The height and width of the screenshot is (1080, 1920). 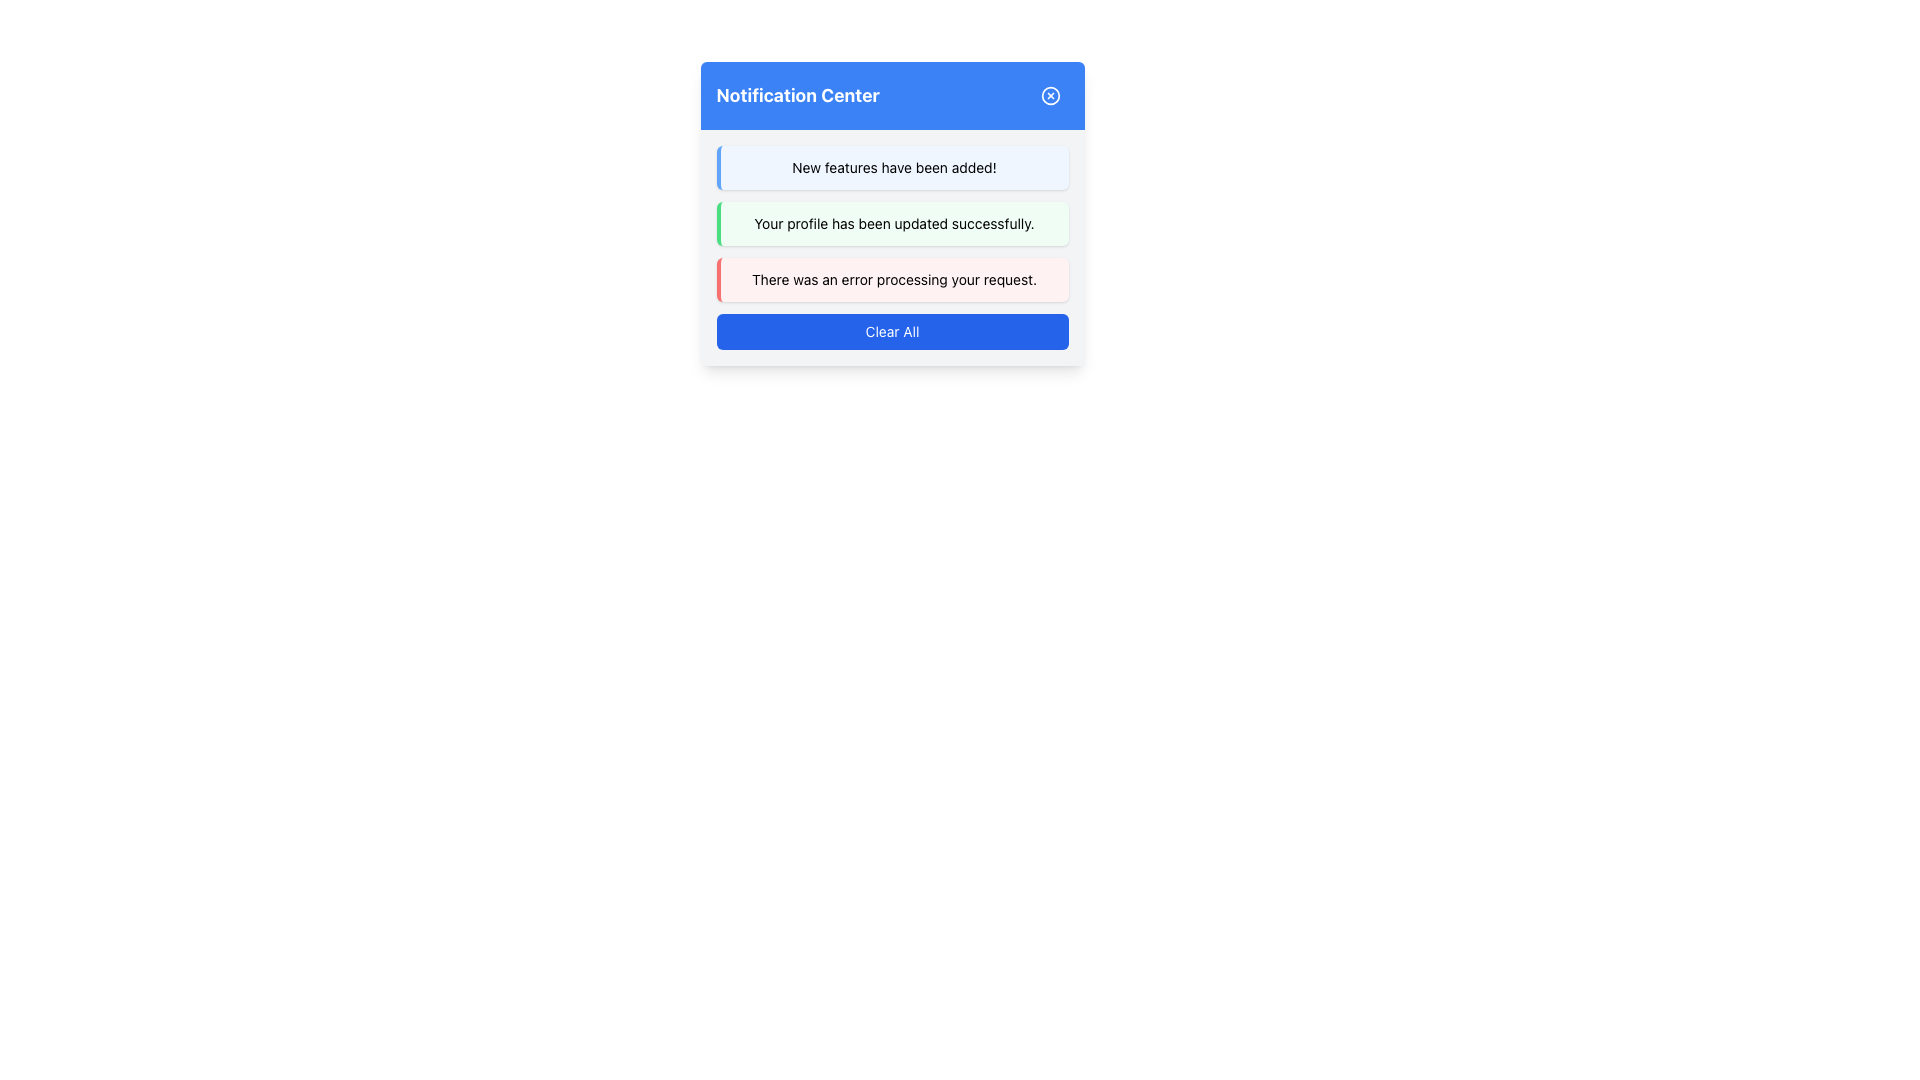 I want to click on the notification text label that informs users about an error in processing their request, located in the third row of the notification center interface, so click(x=893, y=280).